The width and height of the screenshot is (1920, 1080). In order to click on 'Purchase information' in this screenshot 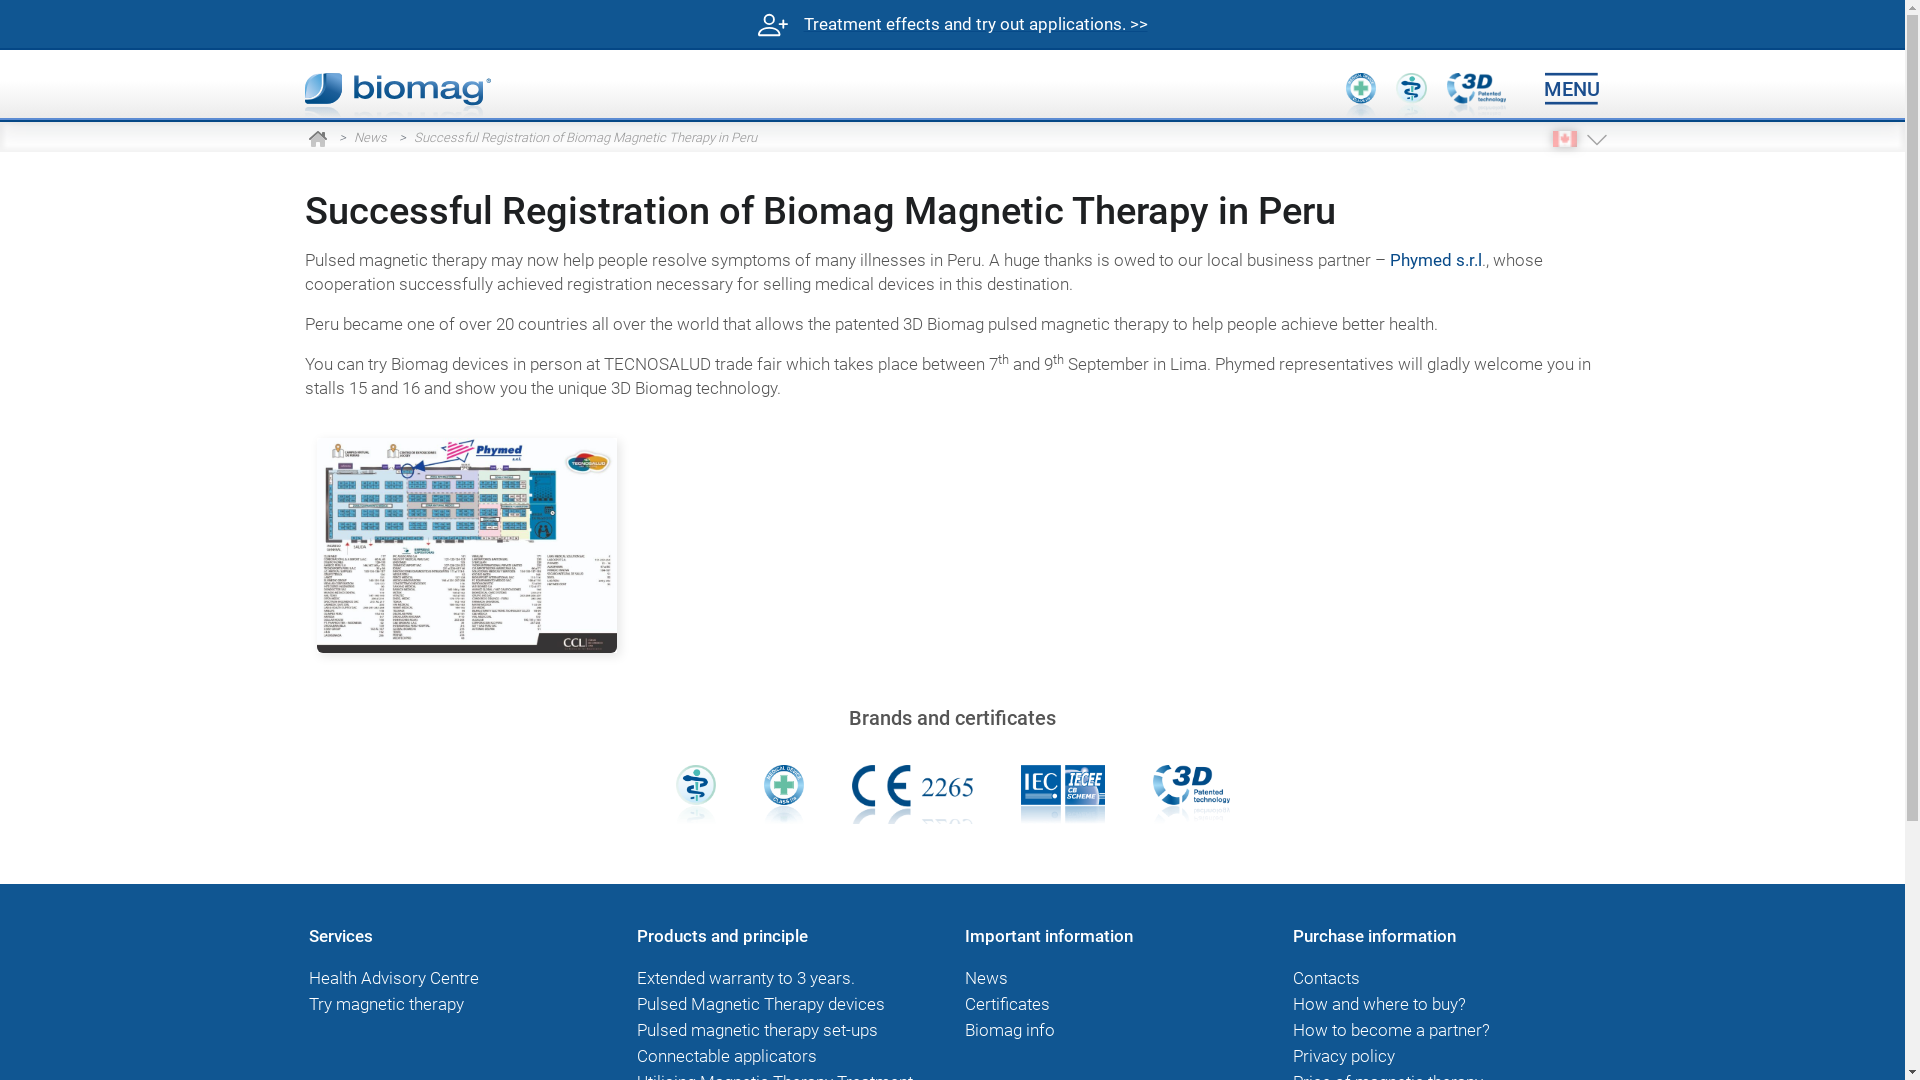, I will do `click(1291, 936)`.